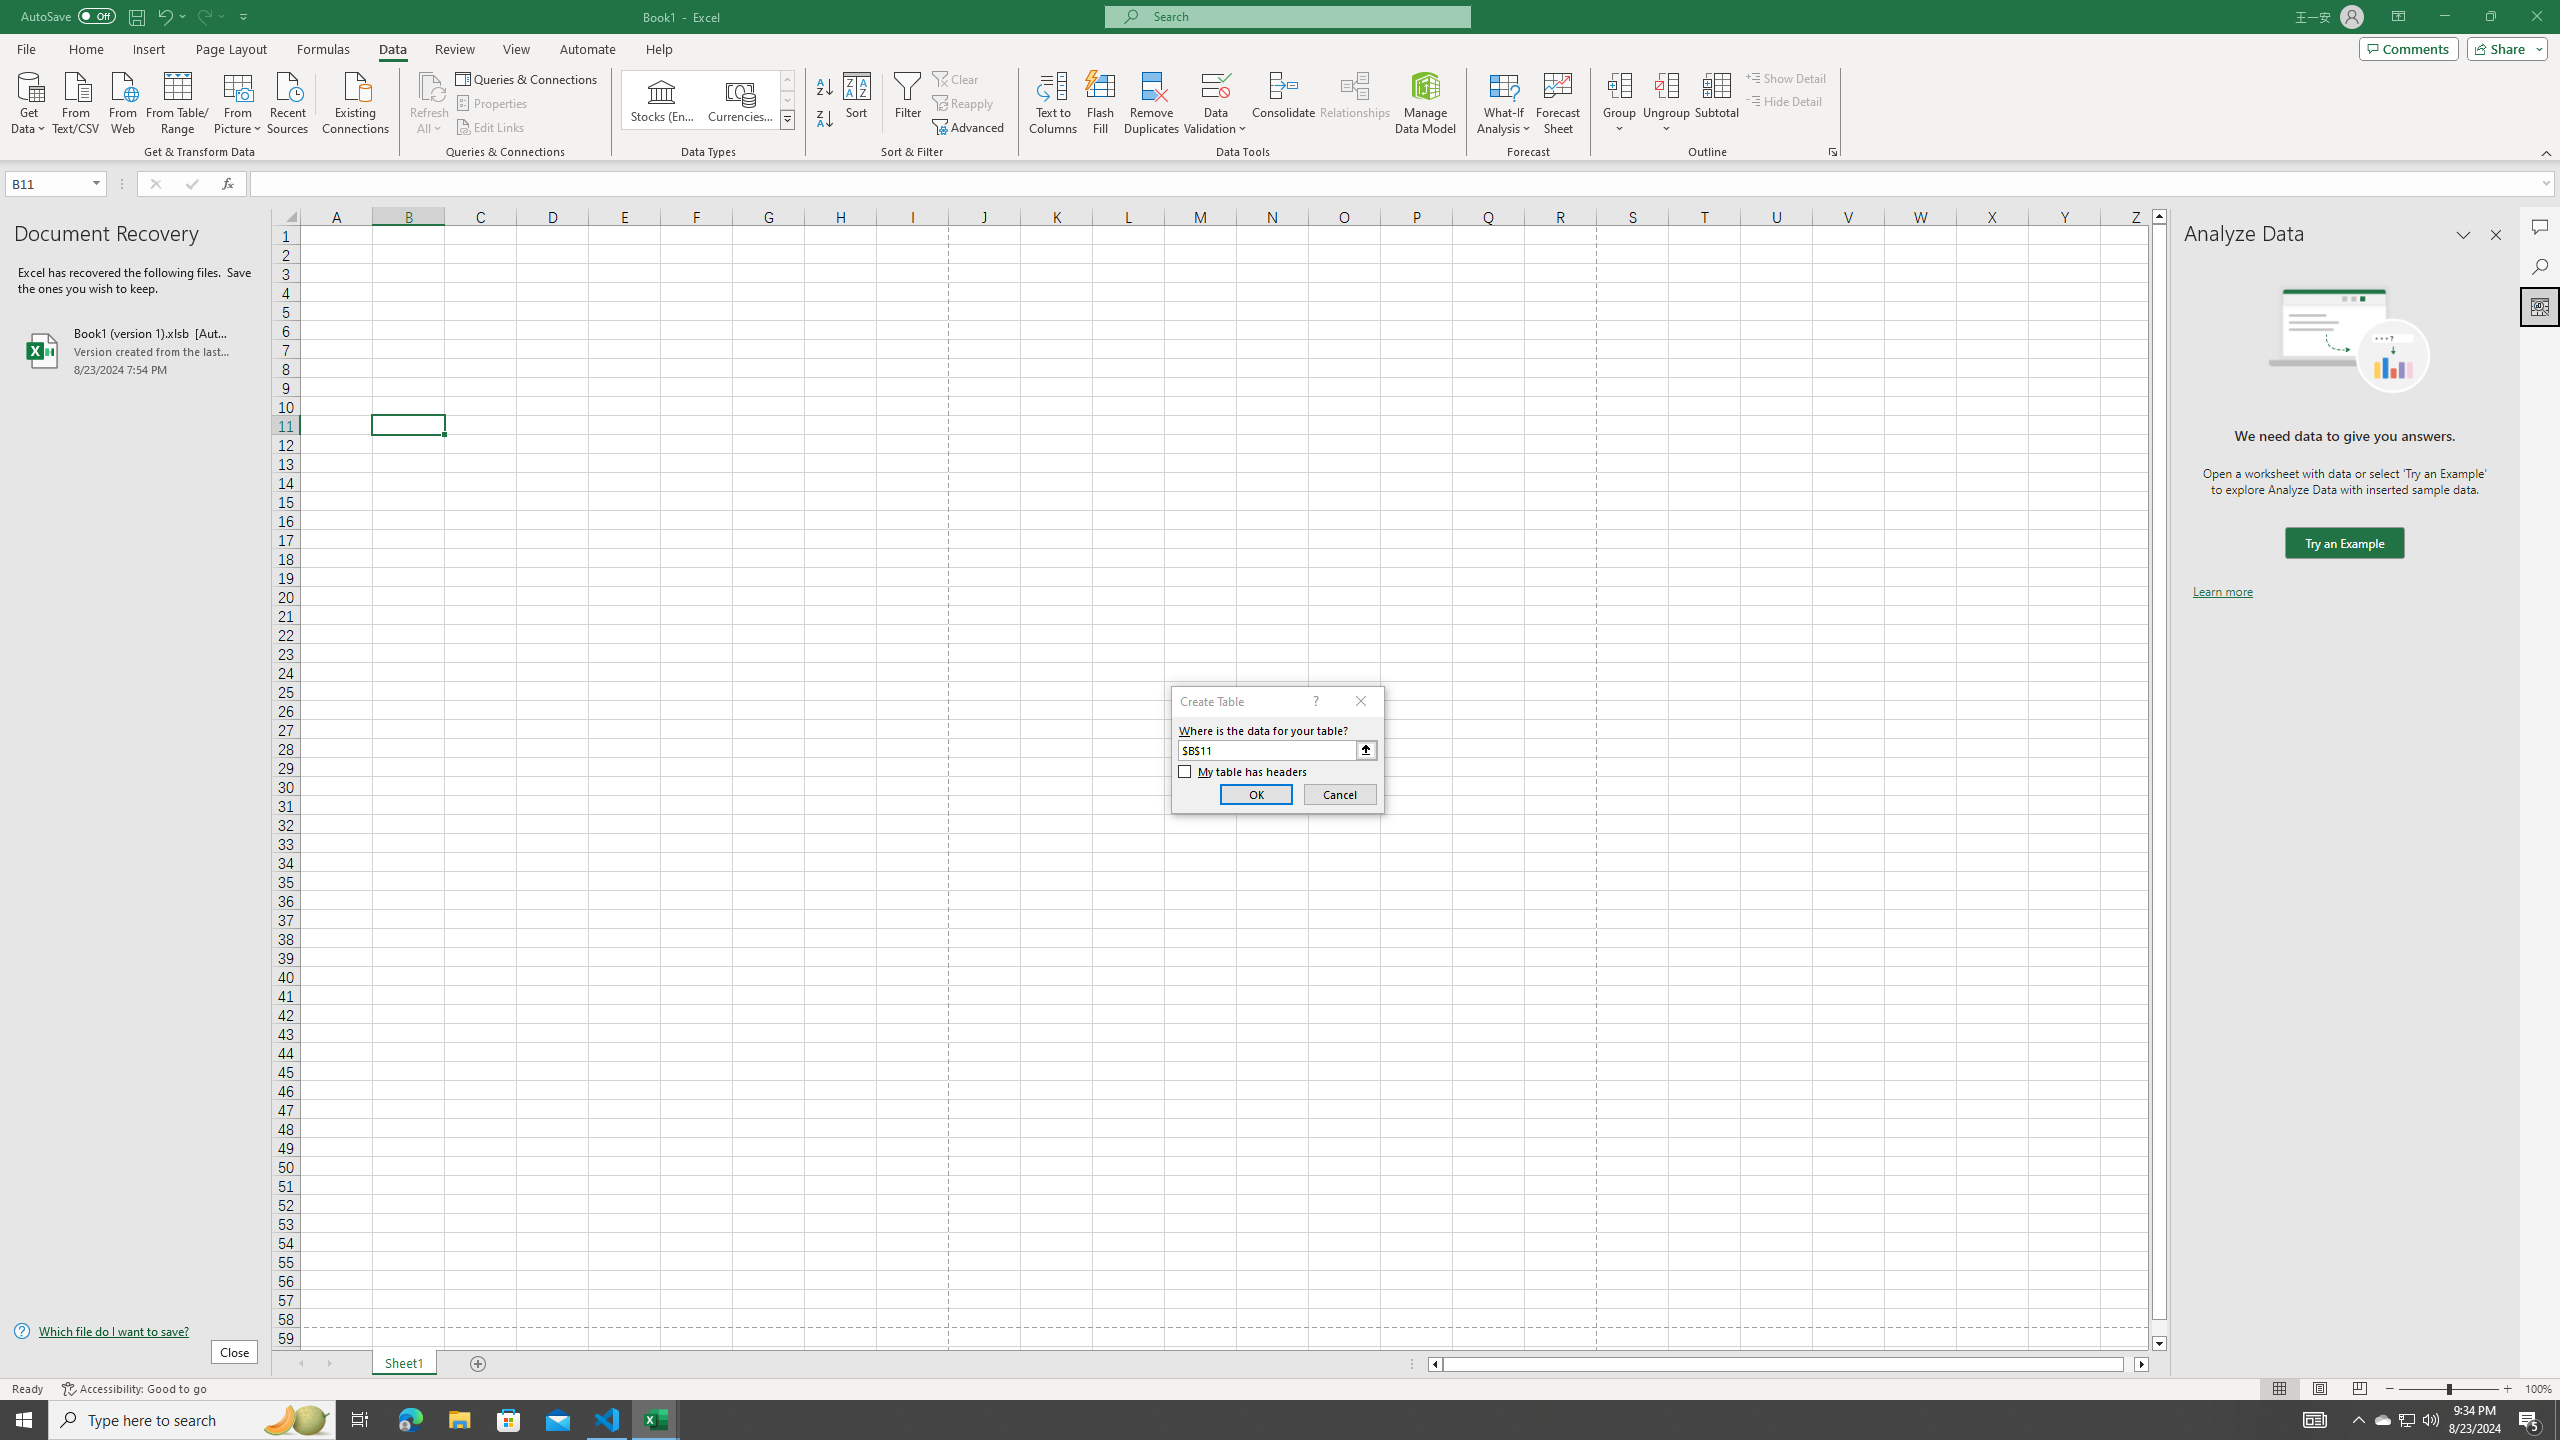 Image resolution: width=2560 pixels, height=1440 pixels. Describe the element at coordinates (429, 84) in the screenshot. I see `'Refresh All'` at that location.